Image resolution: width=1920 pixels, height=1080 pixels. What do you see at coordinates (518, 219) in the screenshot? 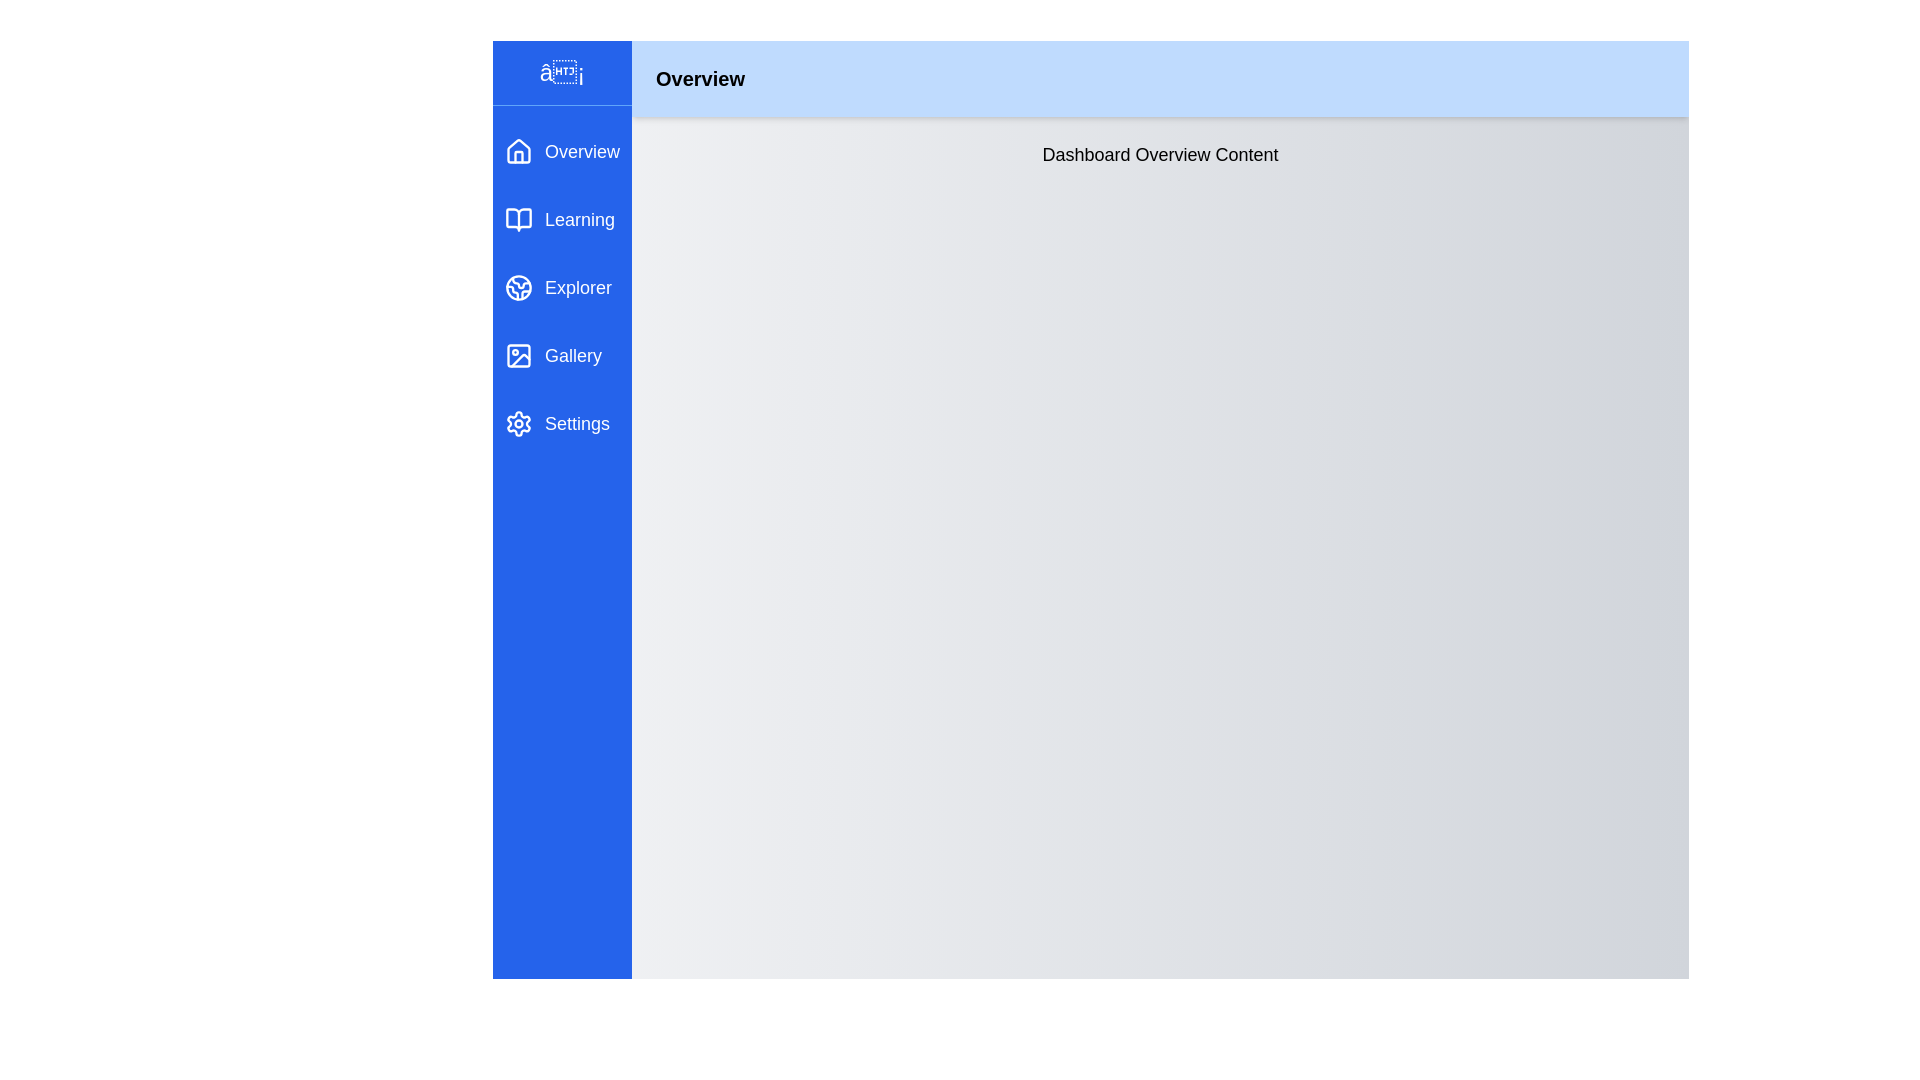
I see `the 'Learning' icon, which resembles an open book and is located in the blue sidebar of the navigation bar` at bounding box center [518, 219].